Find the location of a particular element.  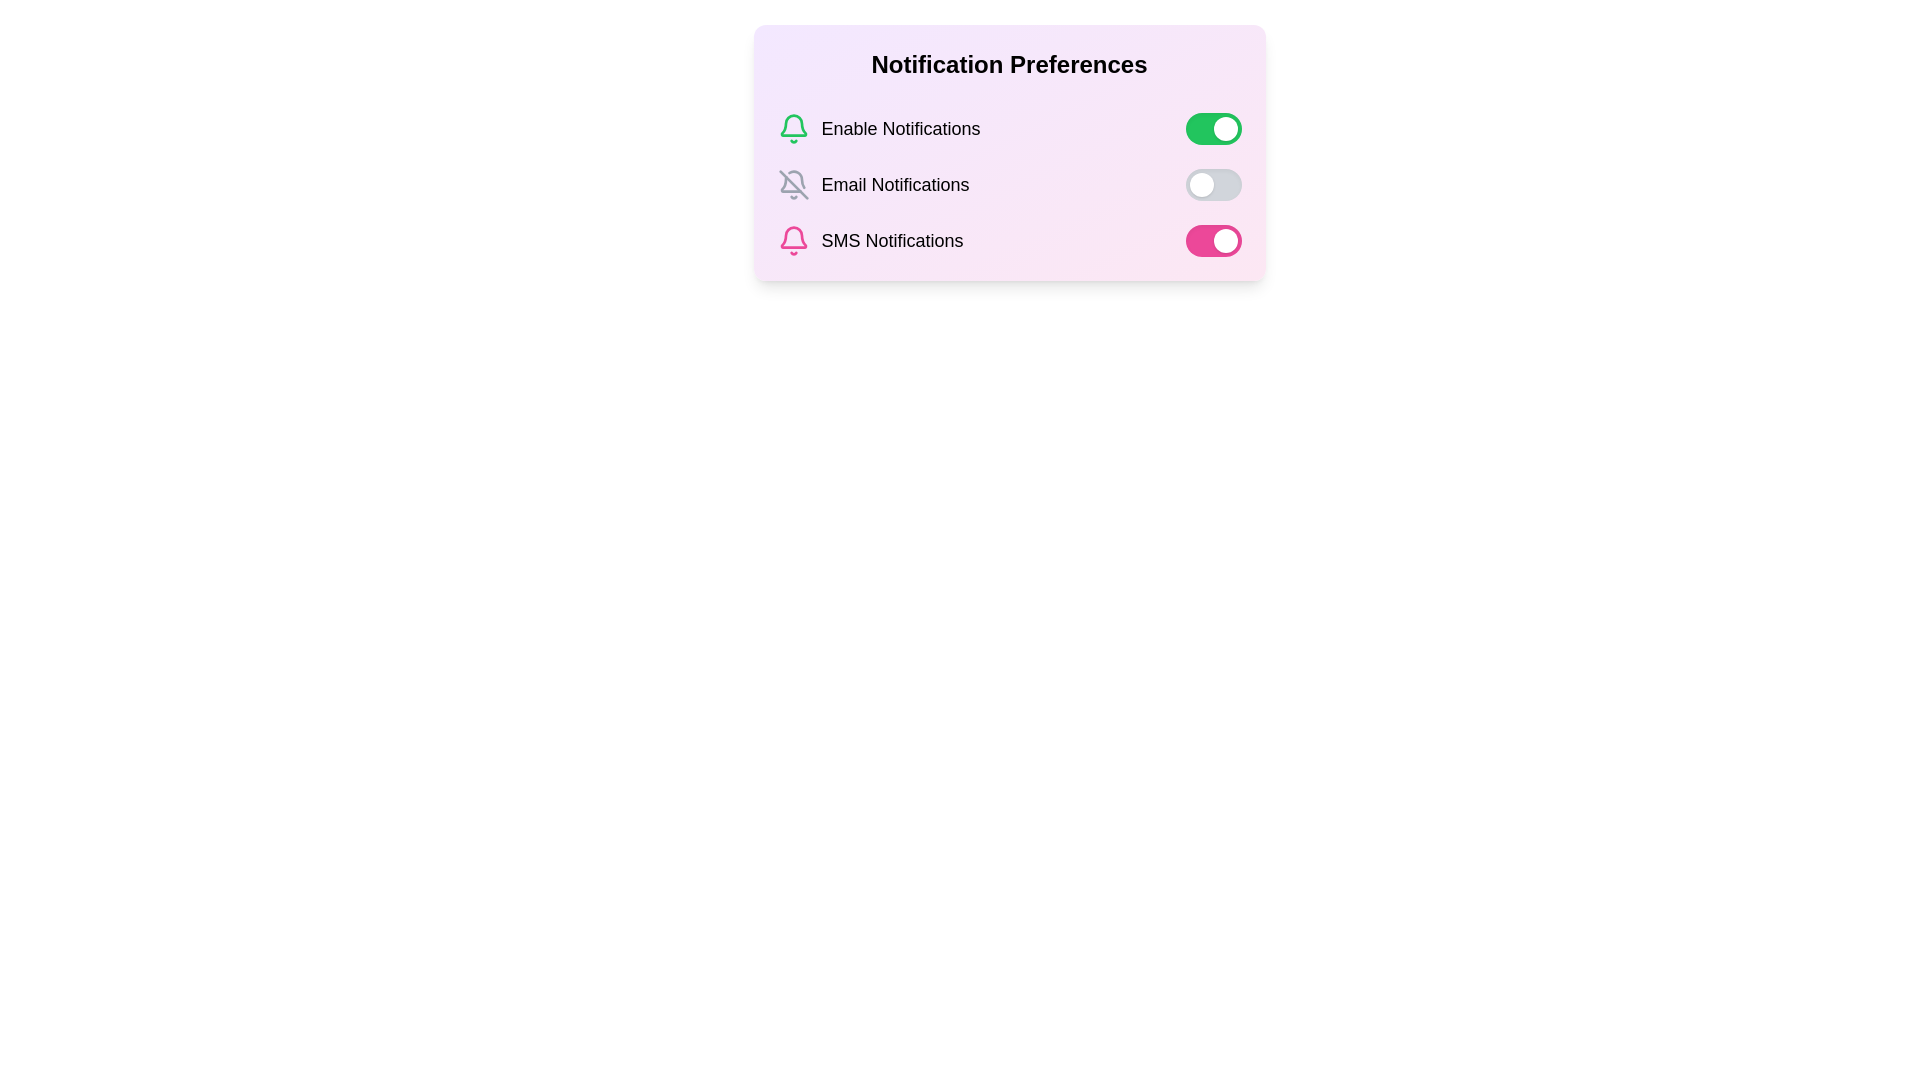

the toggle switch for 'SMS Notifications', which is a pink-colored toggleable feature item within the 'Notification Preferences' section of the settings list is located at coordinates (1009, 239).